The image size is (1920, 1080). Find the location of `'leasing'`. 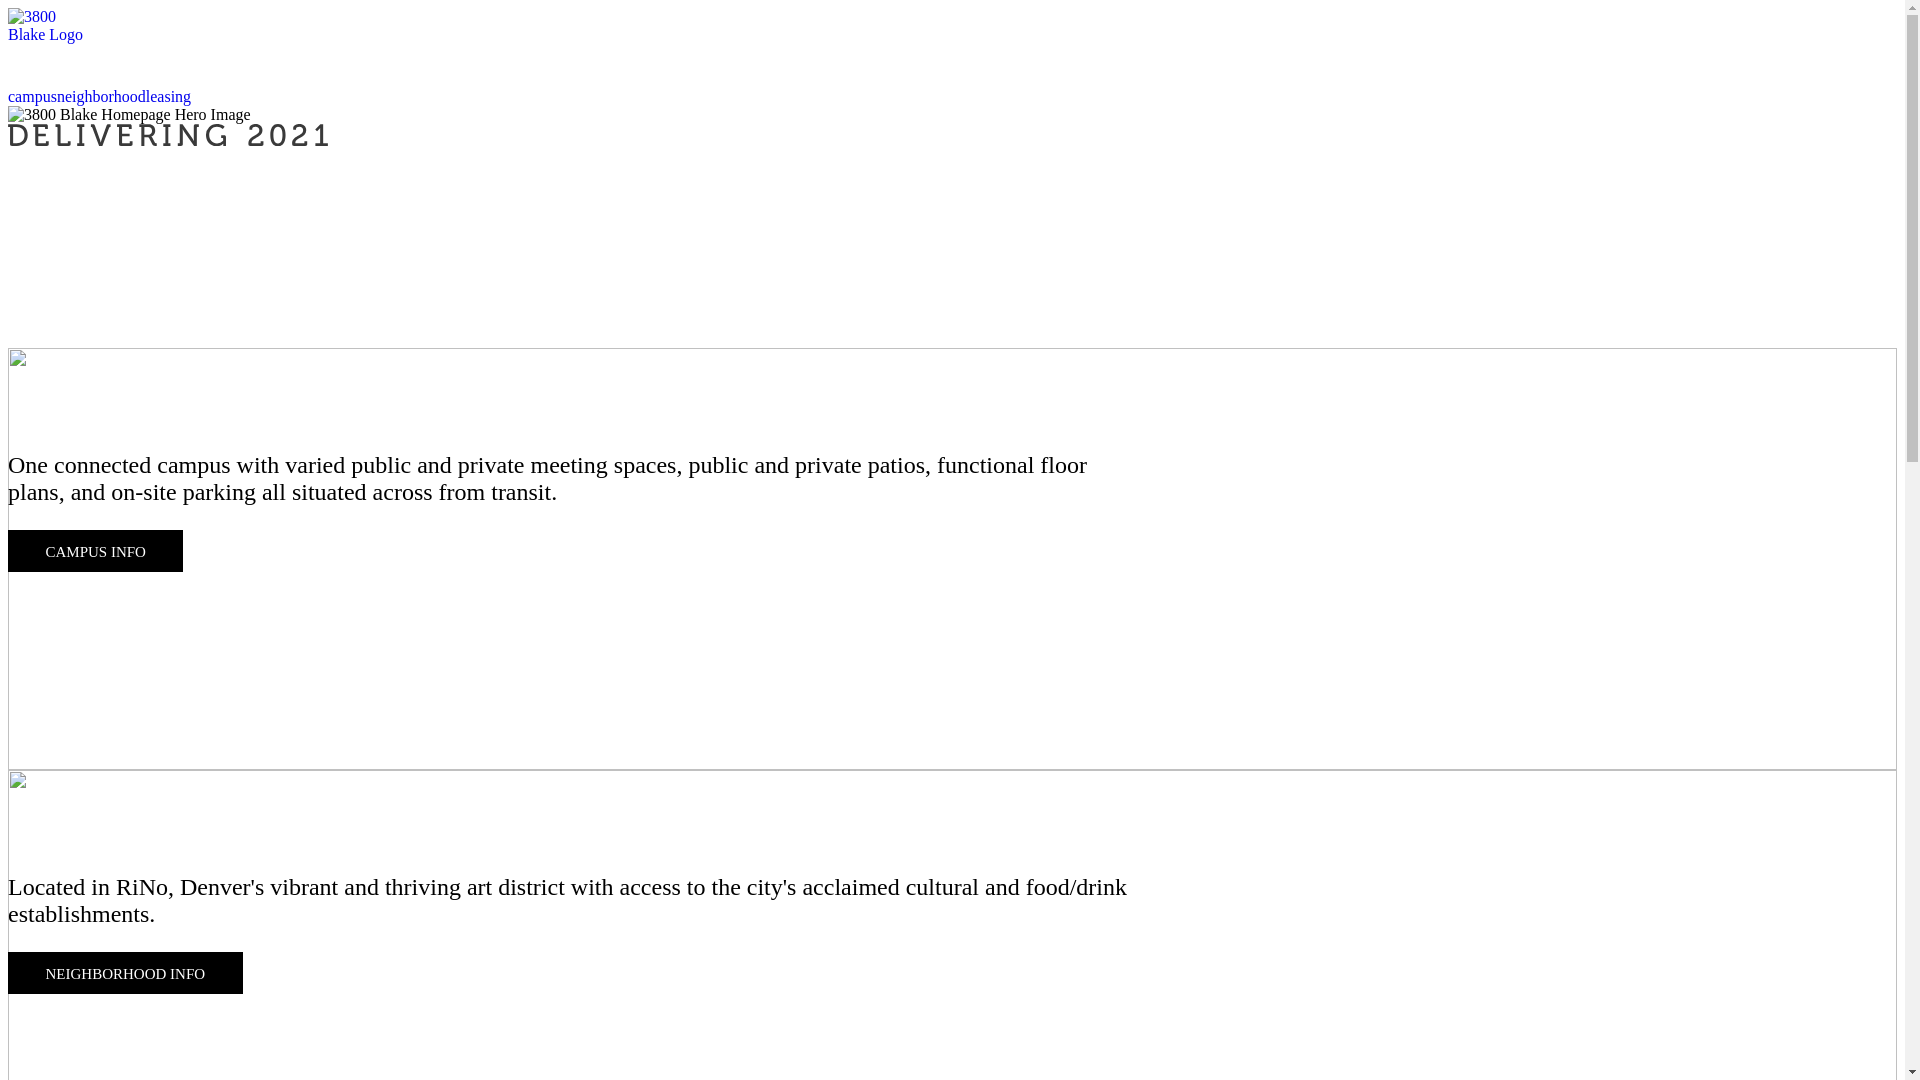

'leasing' is located at coordinates (168, 96).